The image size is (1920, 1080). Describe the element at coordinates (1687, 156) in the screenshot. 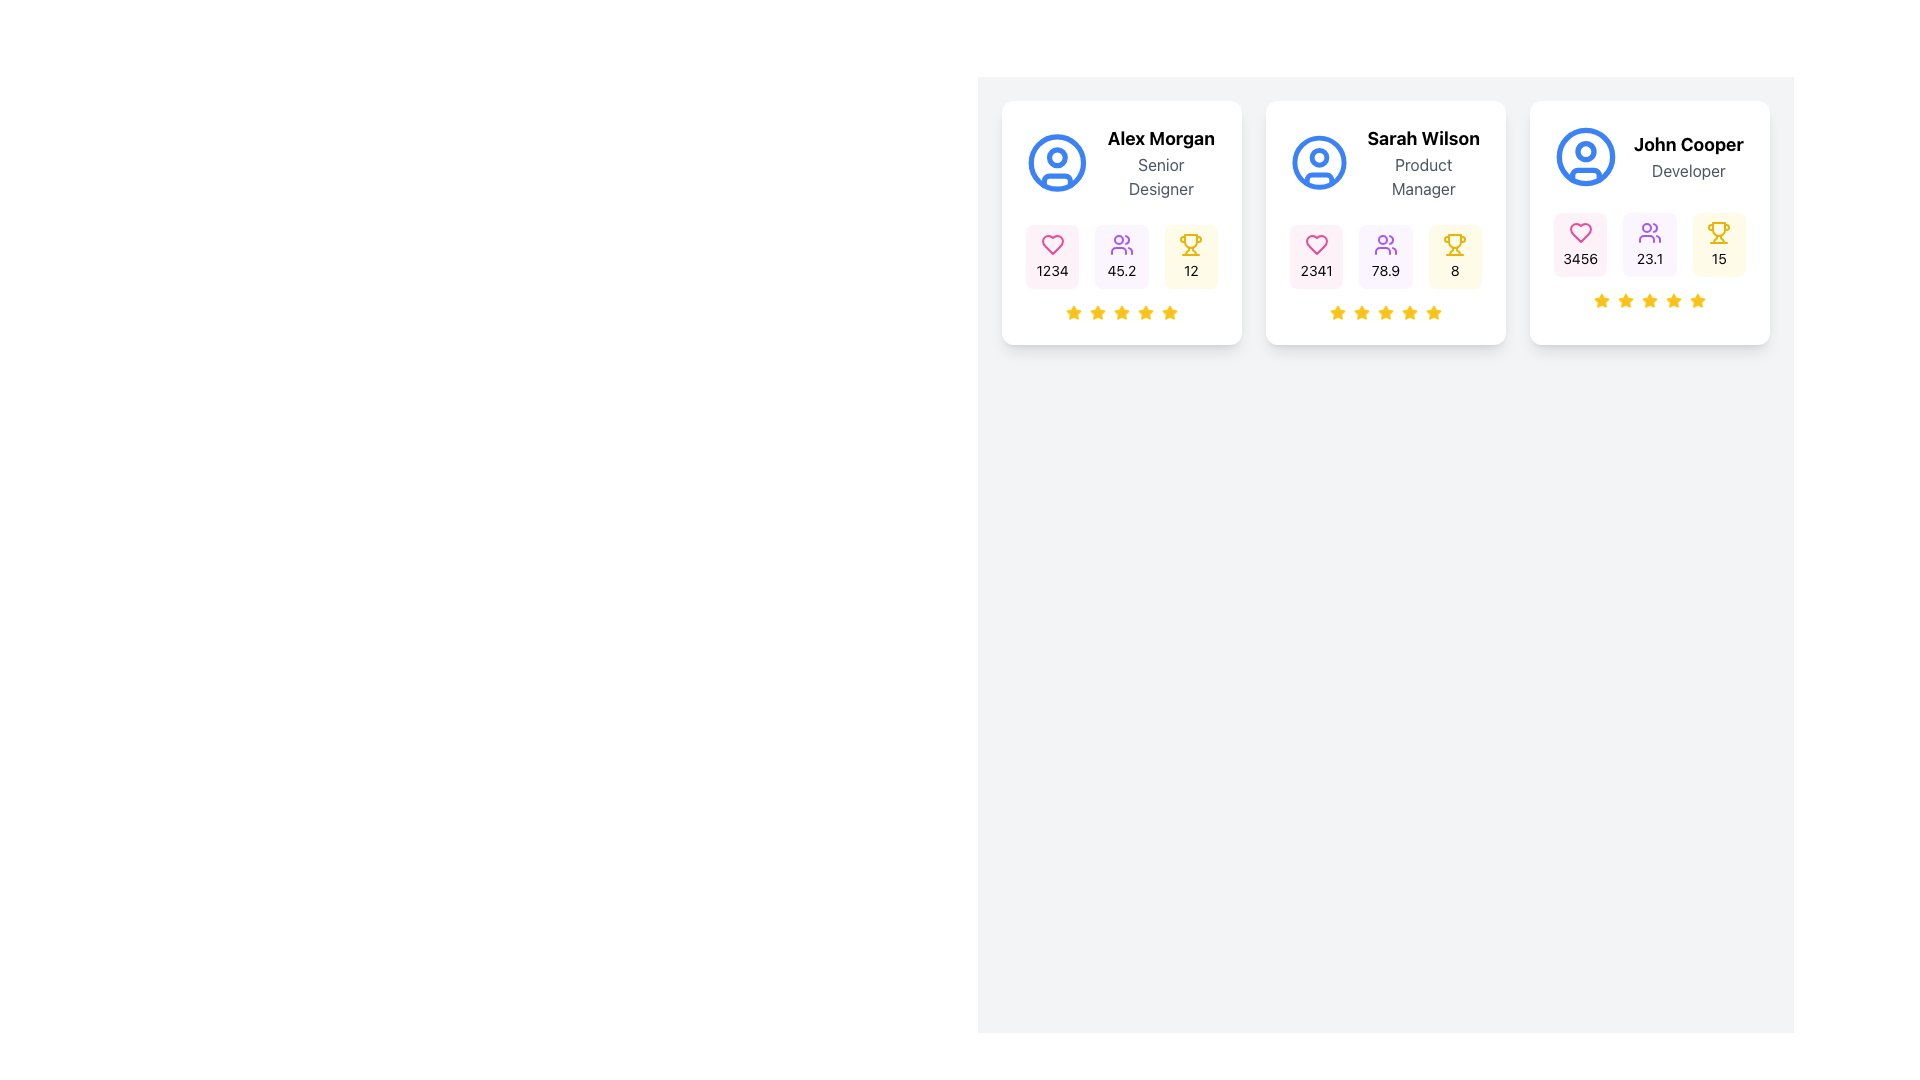

I see `name 'John Cooper' and title 'Developer' from the text label in the rightmost profile card, which is distinguished by its bold font for the name and a gray color for the title` at that location.